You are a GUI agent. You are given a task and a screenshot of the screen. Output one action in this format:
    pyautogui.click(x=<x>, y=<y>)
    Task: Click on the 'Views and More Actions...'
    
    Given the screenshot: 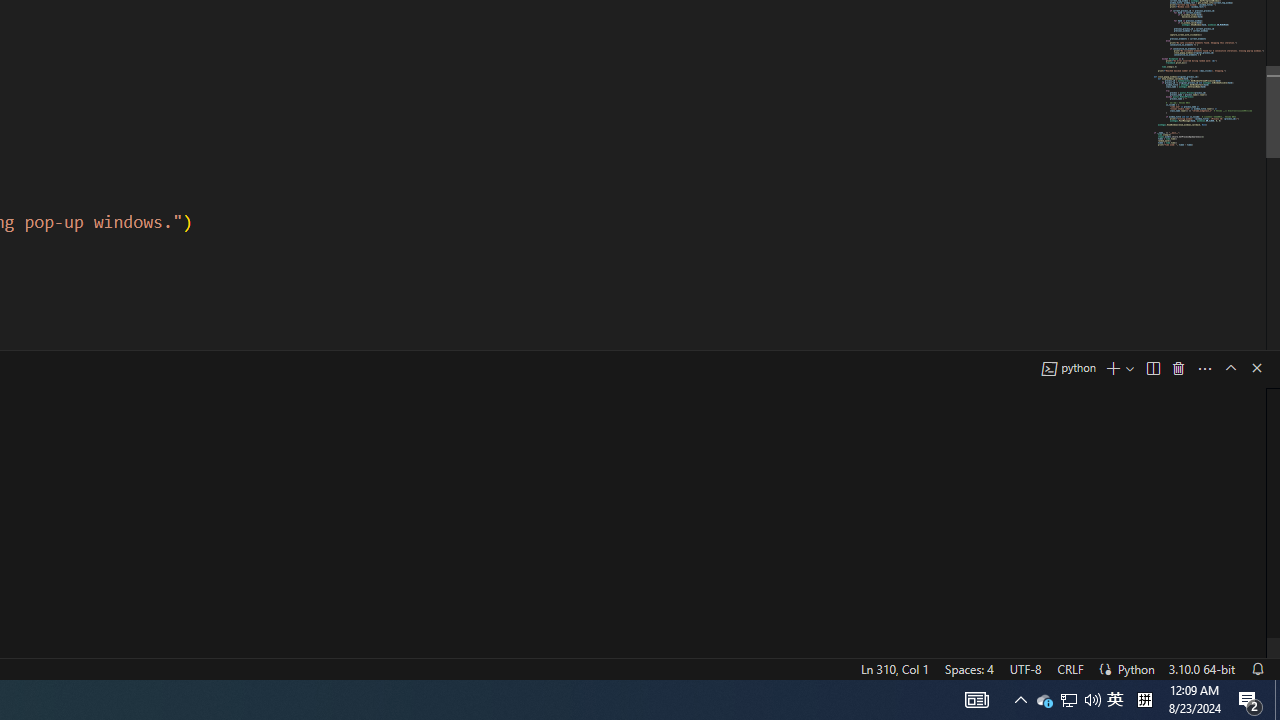 What is the action you would take?
    pyautogui.click(x=1204, y=368)
    